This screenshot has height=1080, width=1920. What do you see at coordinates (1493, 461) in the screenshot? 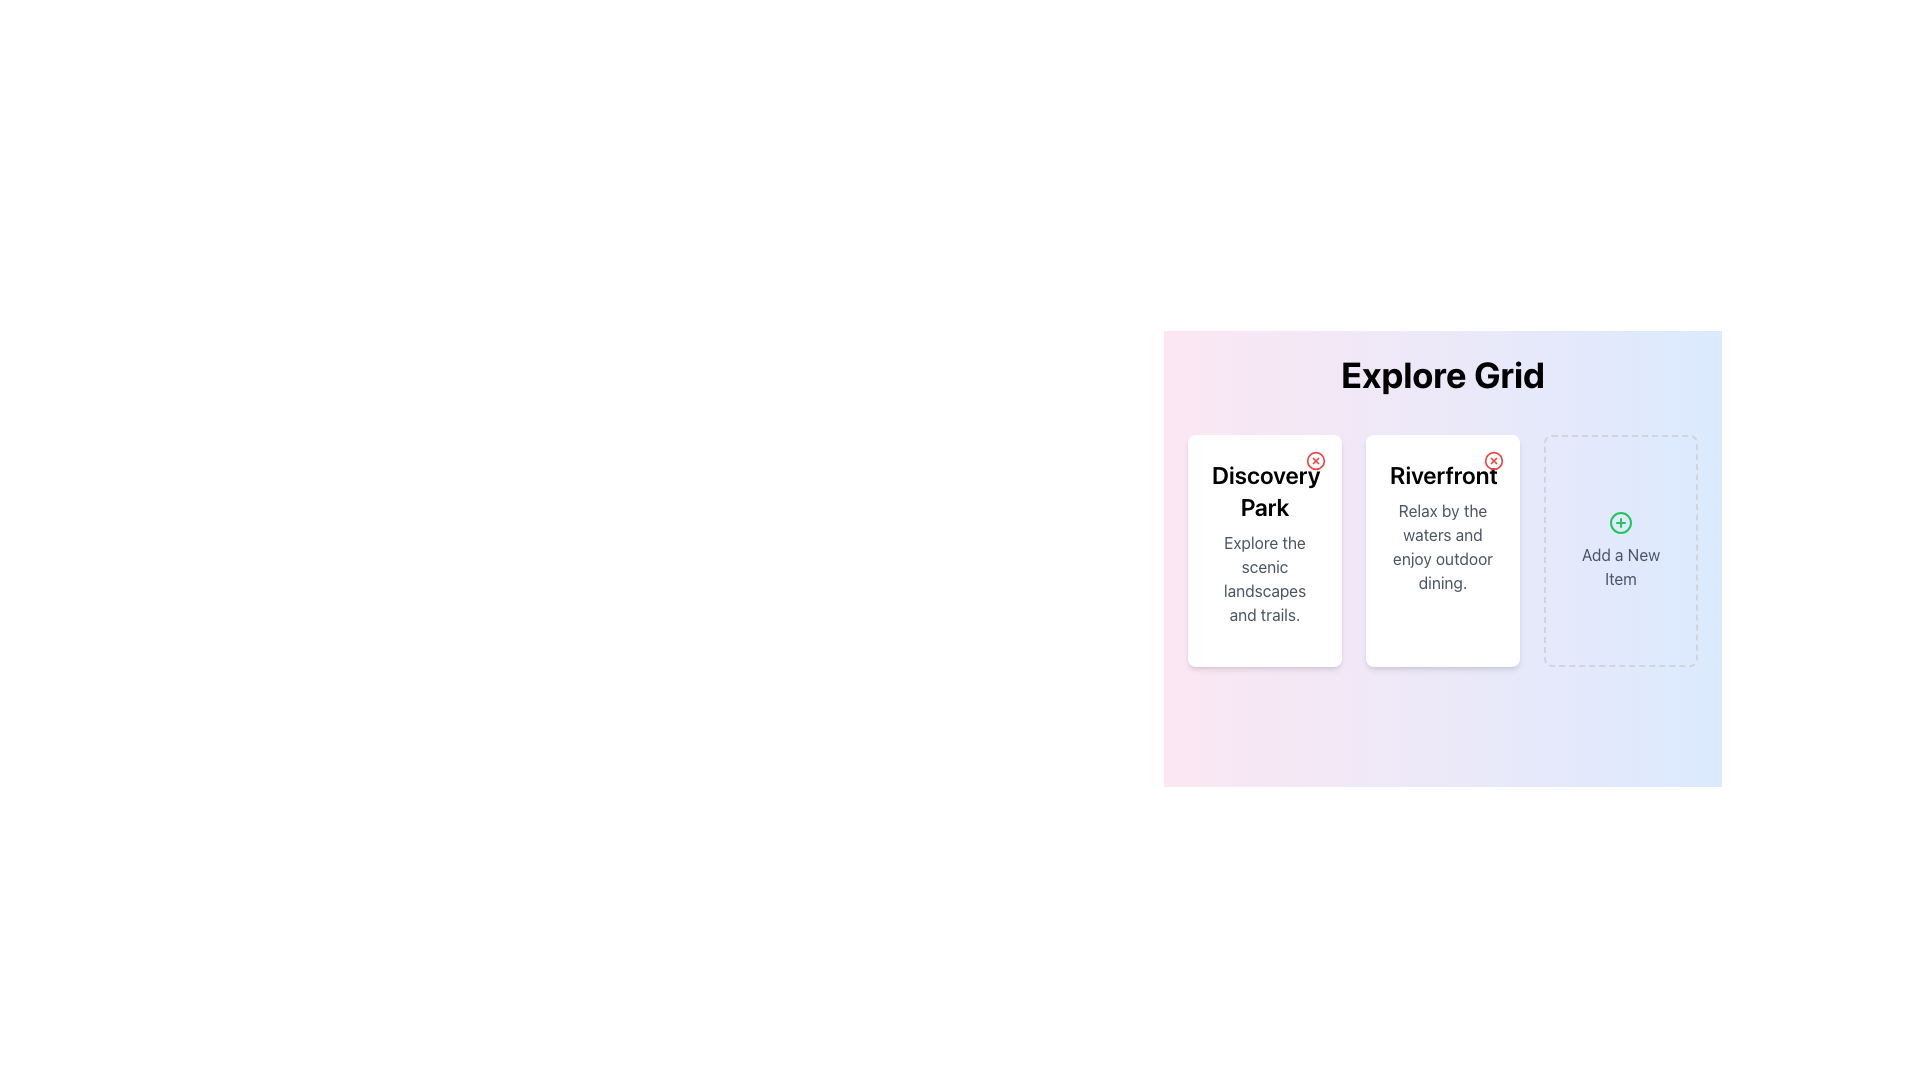
I see `the circular icon located at the top-right of the 'Riverfront' card, which signifies edit or delete operations` at bounding box center [1493, 461].